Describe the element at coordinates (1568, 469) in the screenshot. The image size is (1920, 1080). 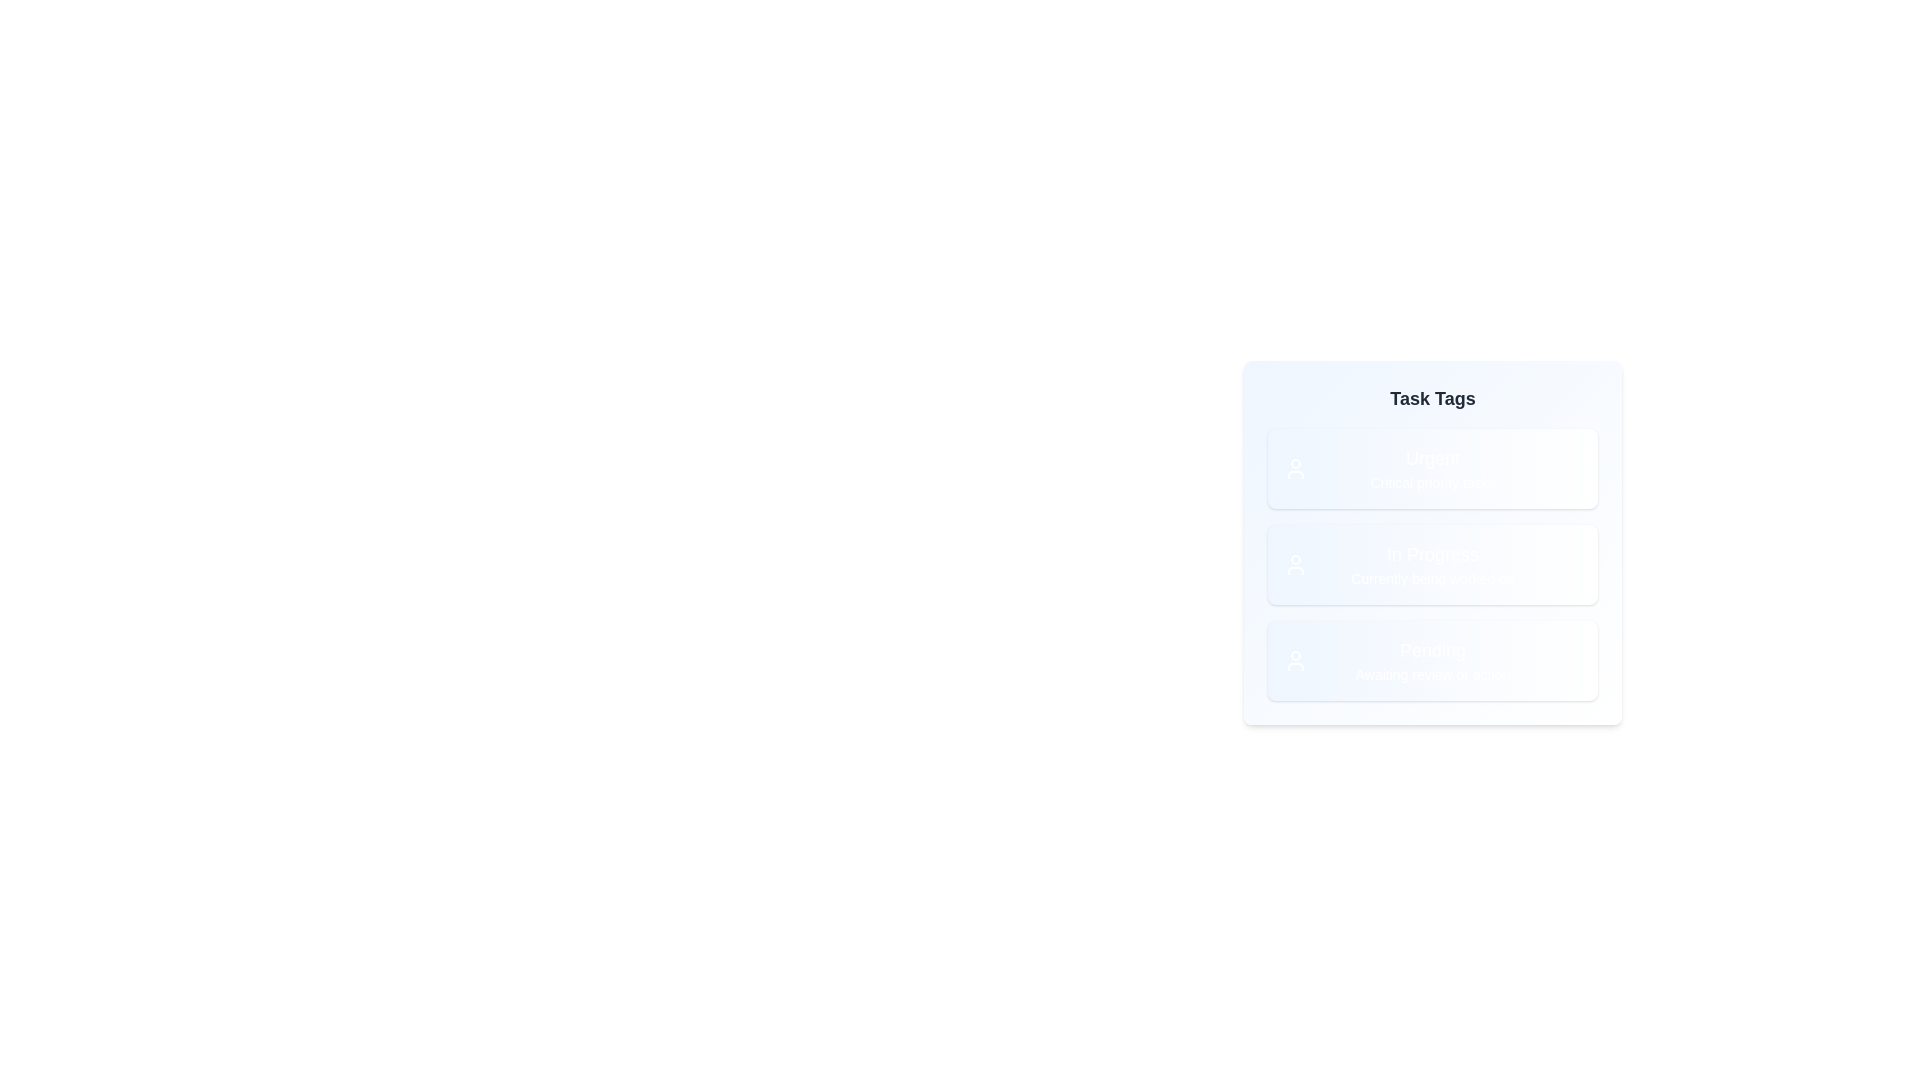
I see `the delete icon of the tag labeled Urgent` at that location.